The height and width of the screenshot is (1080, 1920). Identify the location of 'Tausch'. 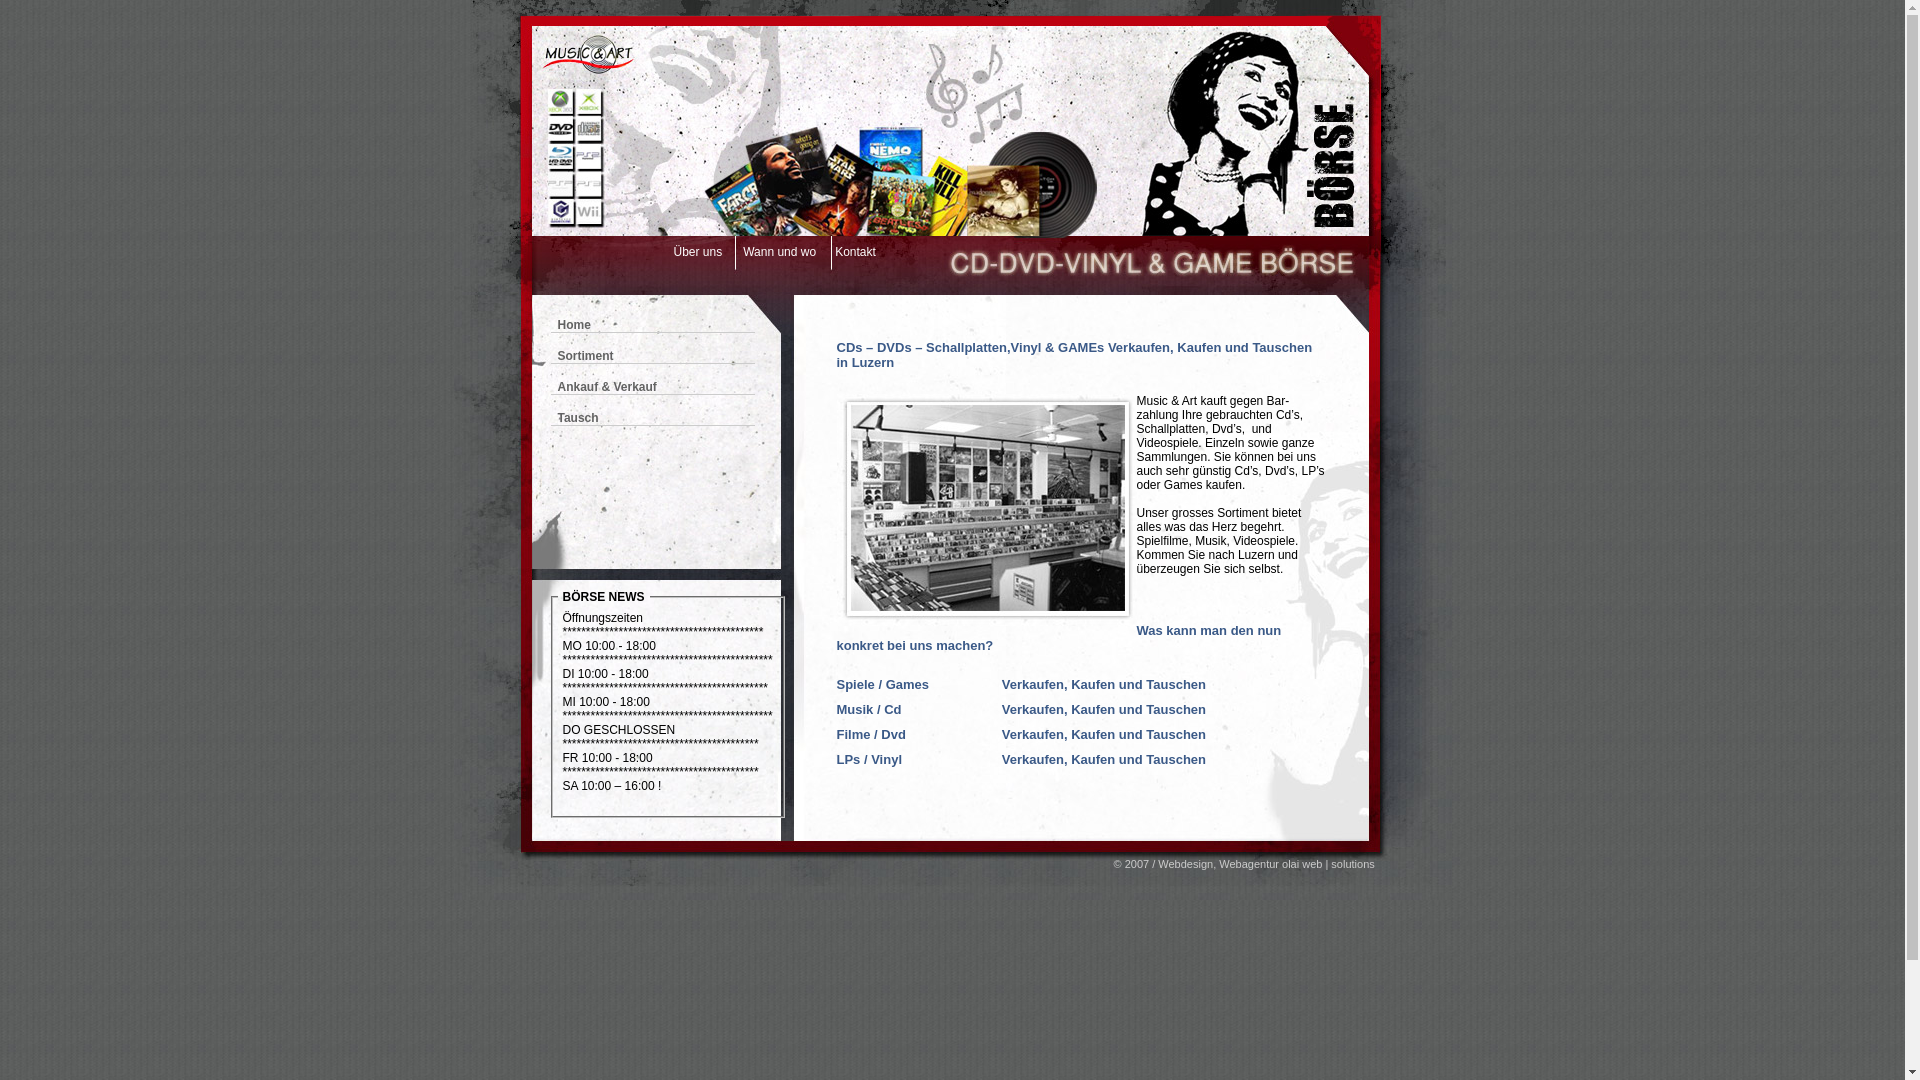
(577, 416).